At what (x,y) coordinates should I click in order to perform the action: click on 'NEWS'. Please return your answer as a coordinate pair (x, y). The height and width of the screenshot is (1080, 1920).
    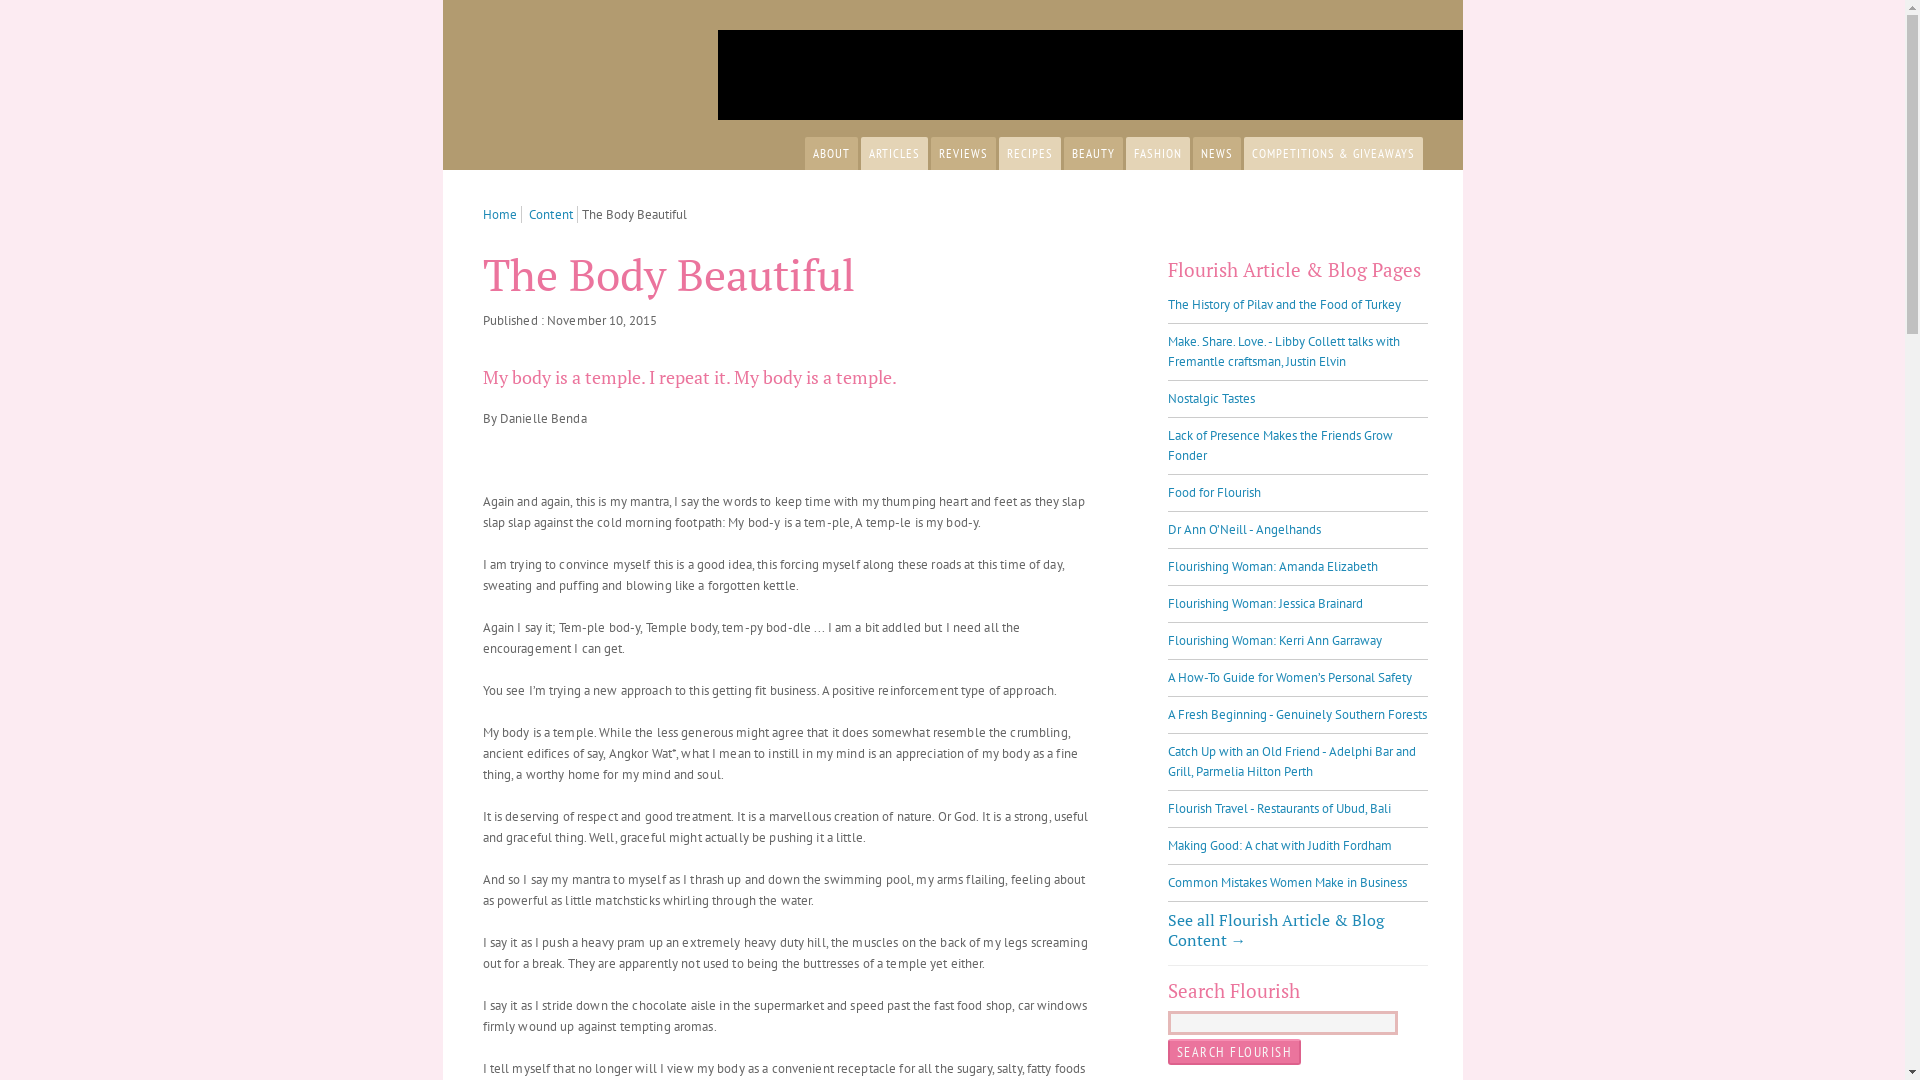
    Looking at the image, I should click on (1191, 152).